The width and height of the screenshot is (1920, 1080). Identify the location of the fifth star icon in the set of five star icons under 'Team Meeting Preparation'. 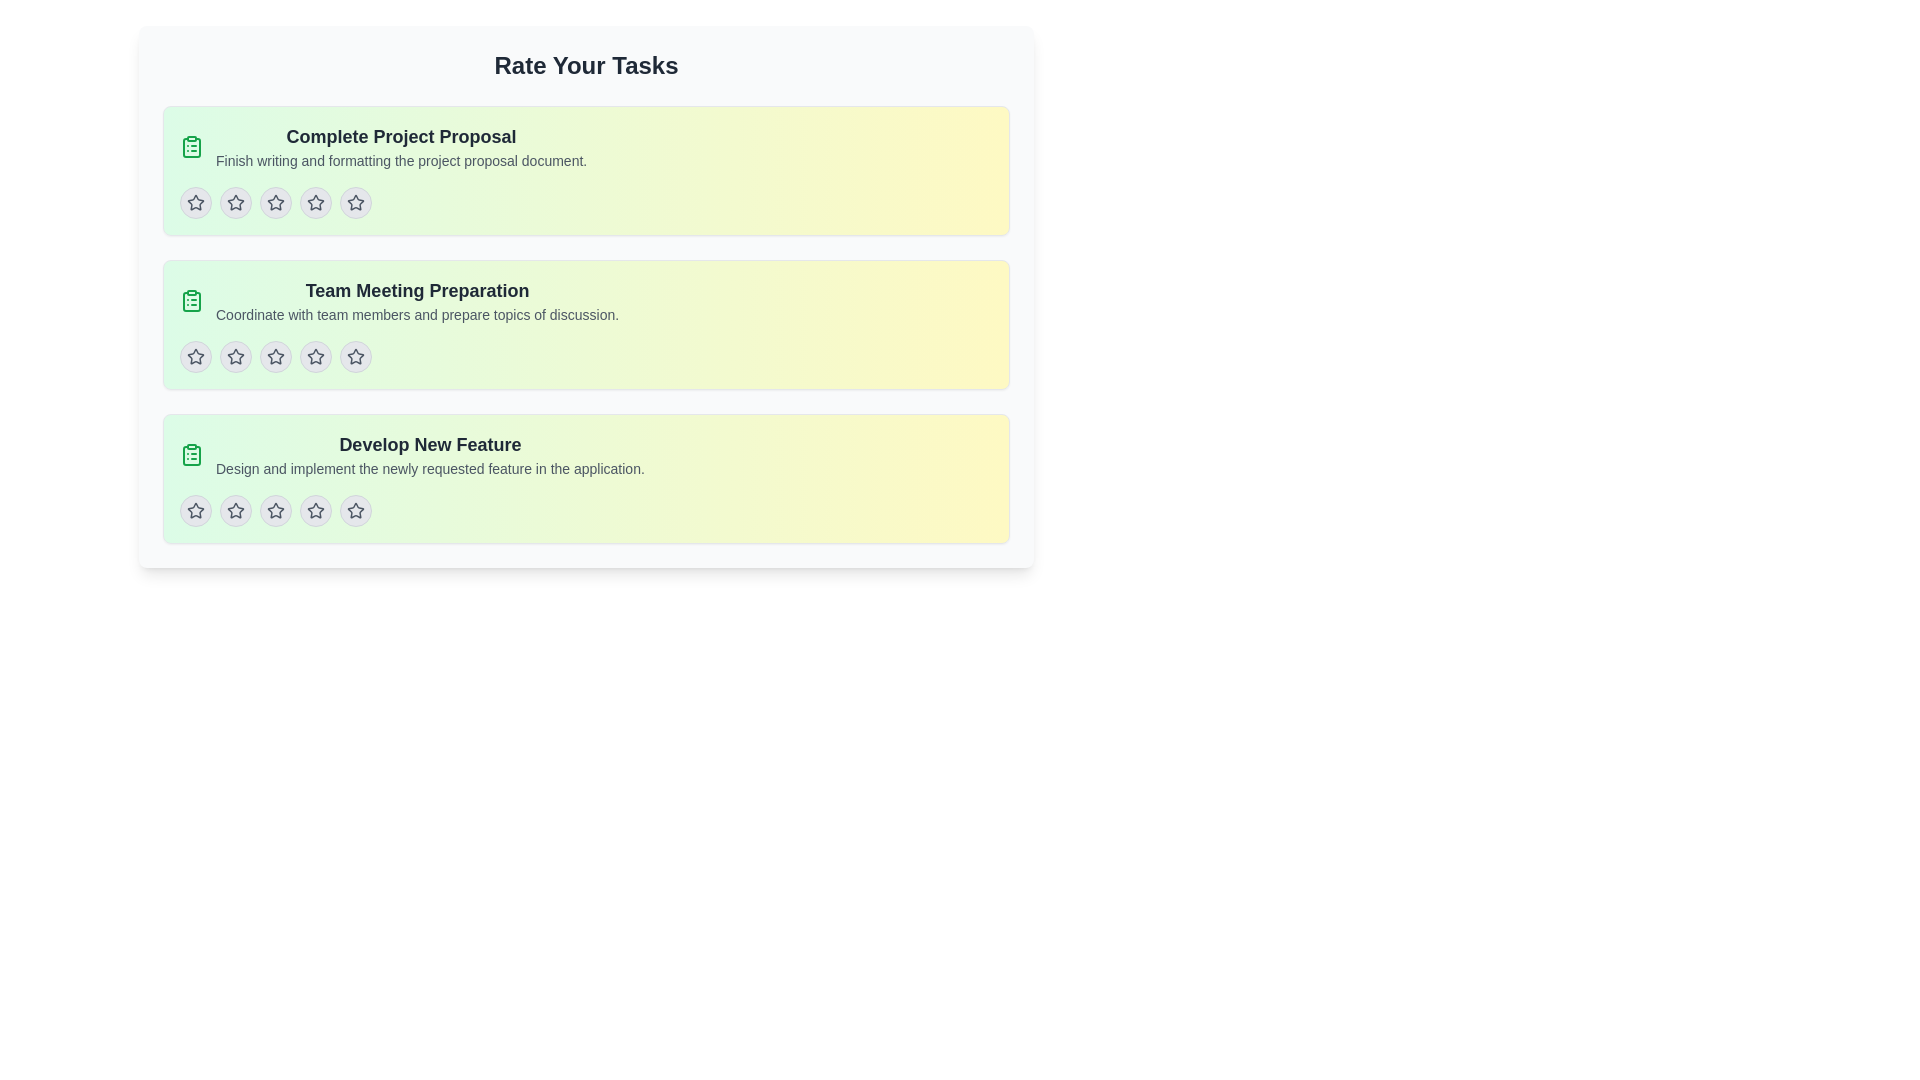
(355, 355).